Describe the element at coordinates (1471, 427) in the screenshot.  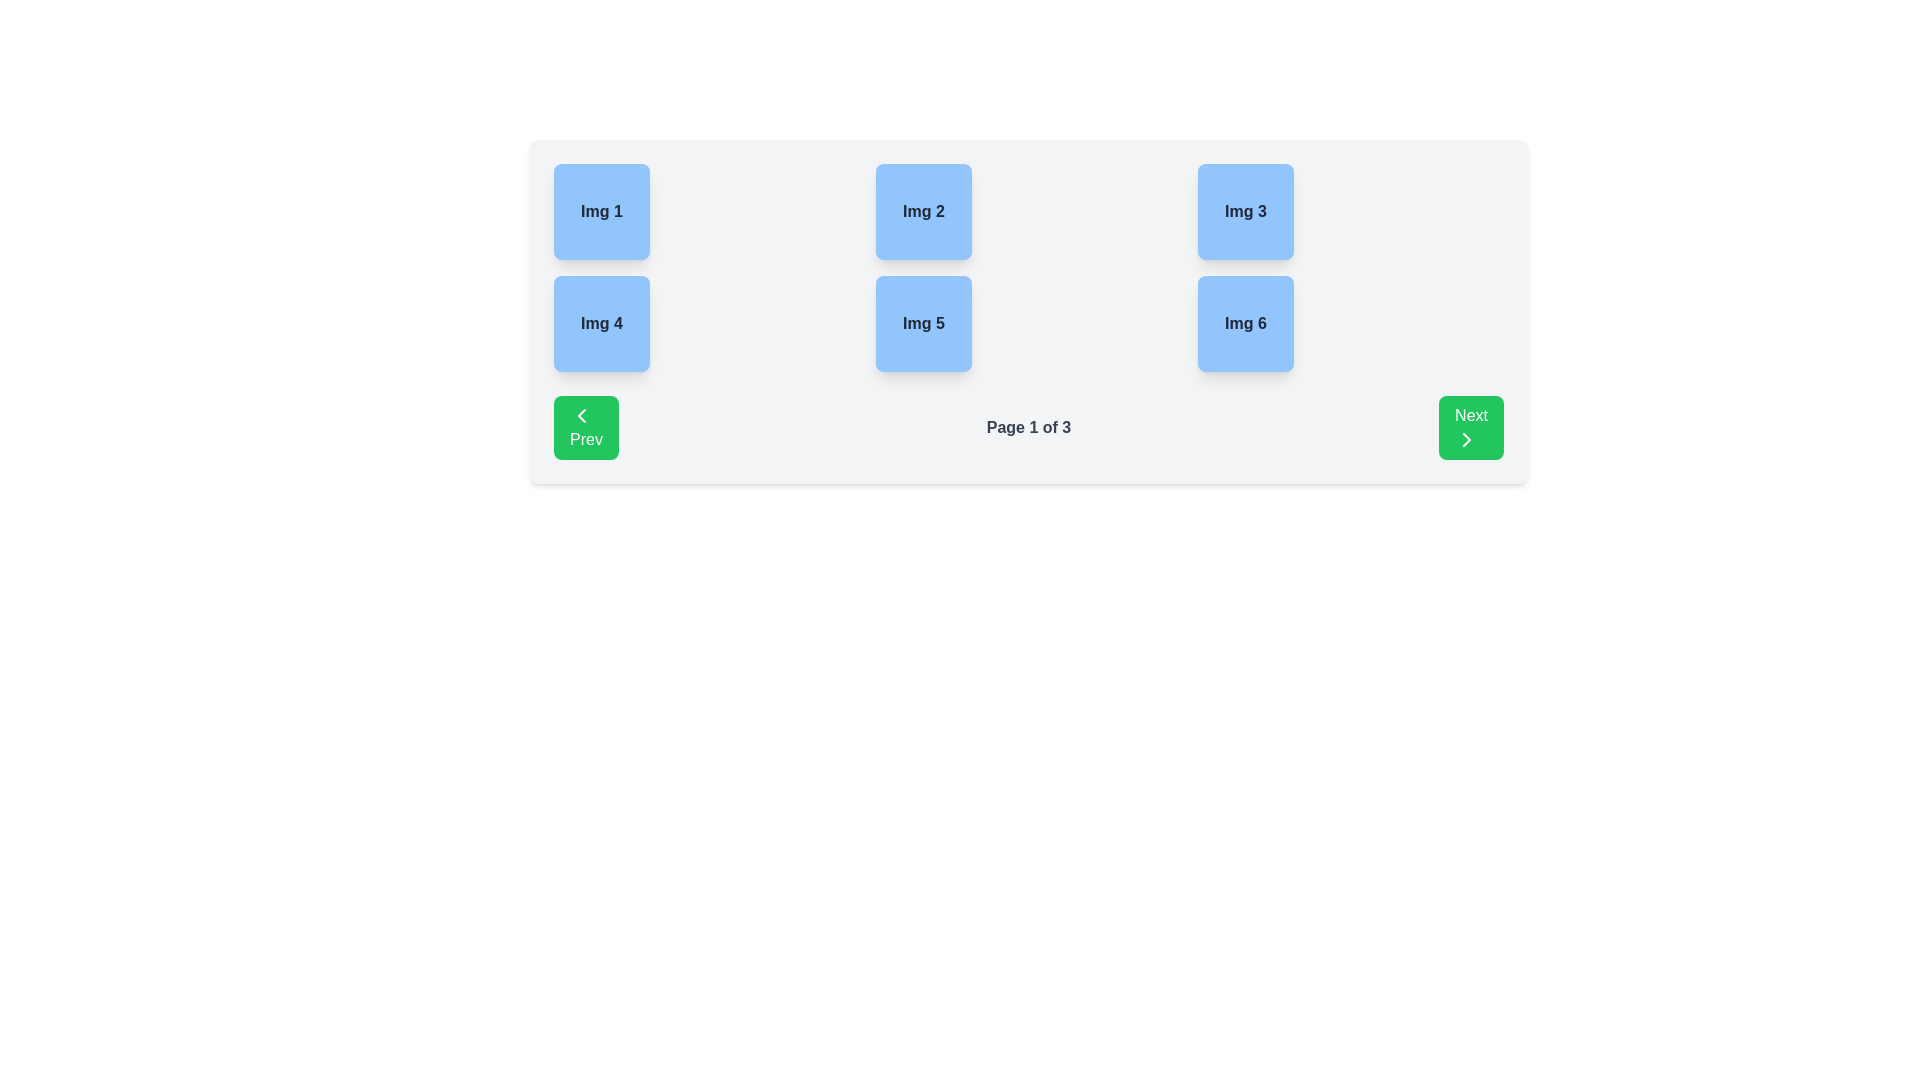
I see `the 'Next' button with a green background and rounded corners` at that location.